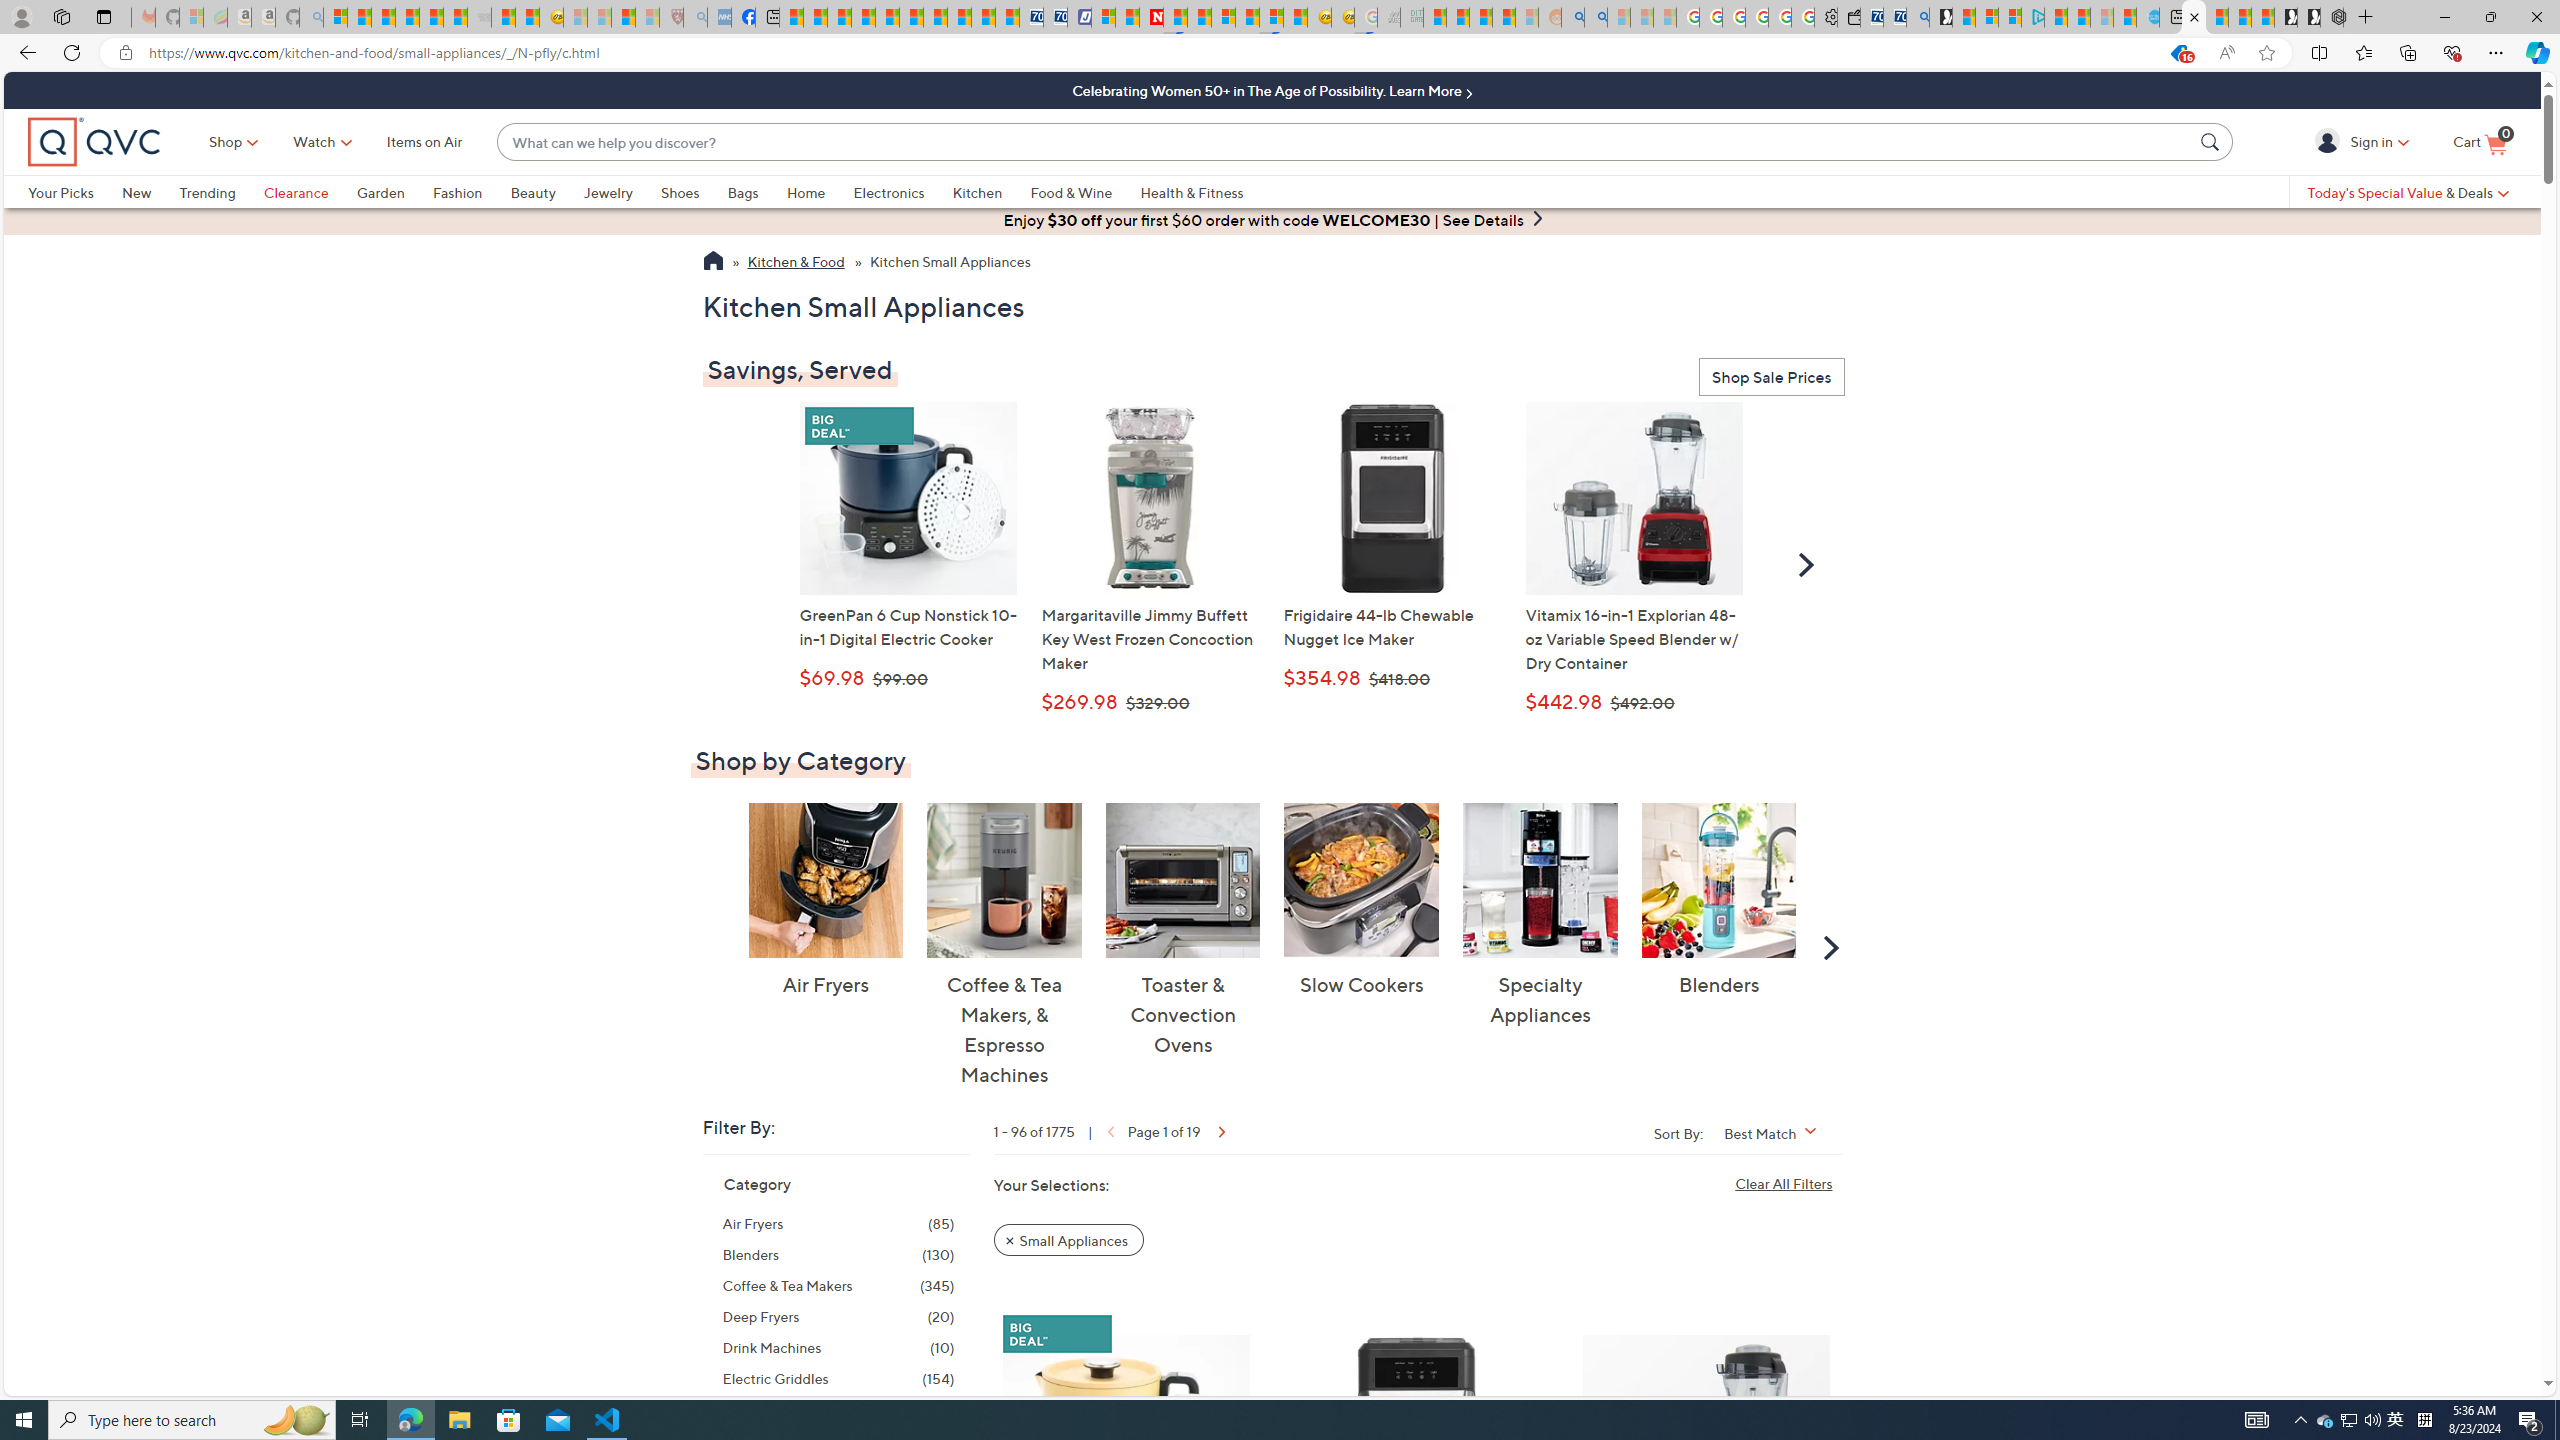 Image resolution: width=2560 pixels, height=1440 pixels. Describe the element at coordinates (1538, 915) in the screenshot. I see `'Specialty Appliances Specialty Appliances'` at that location.